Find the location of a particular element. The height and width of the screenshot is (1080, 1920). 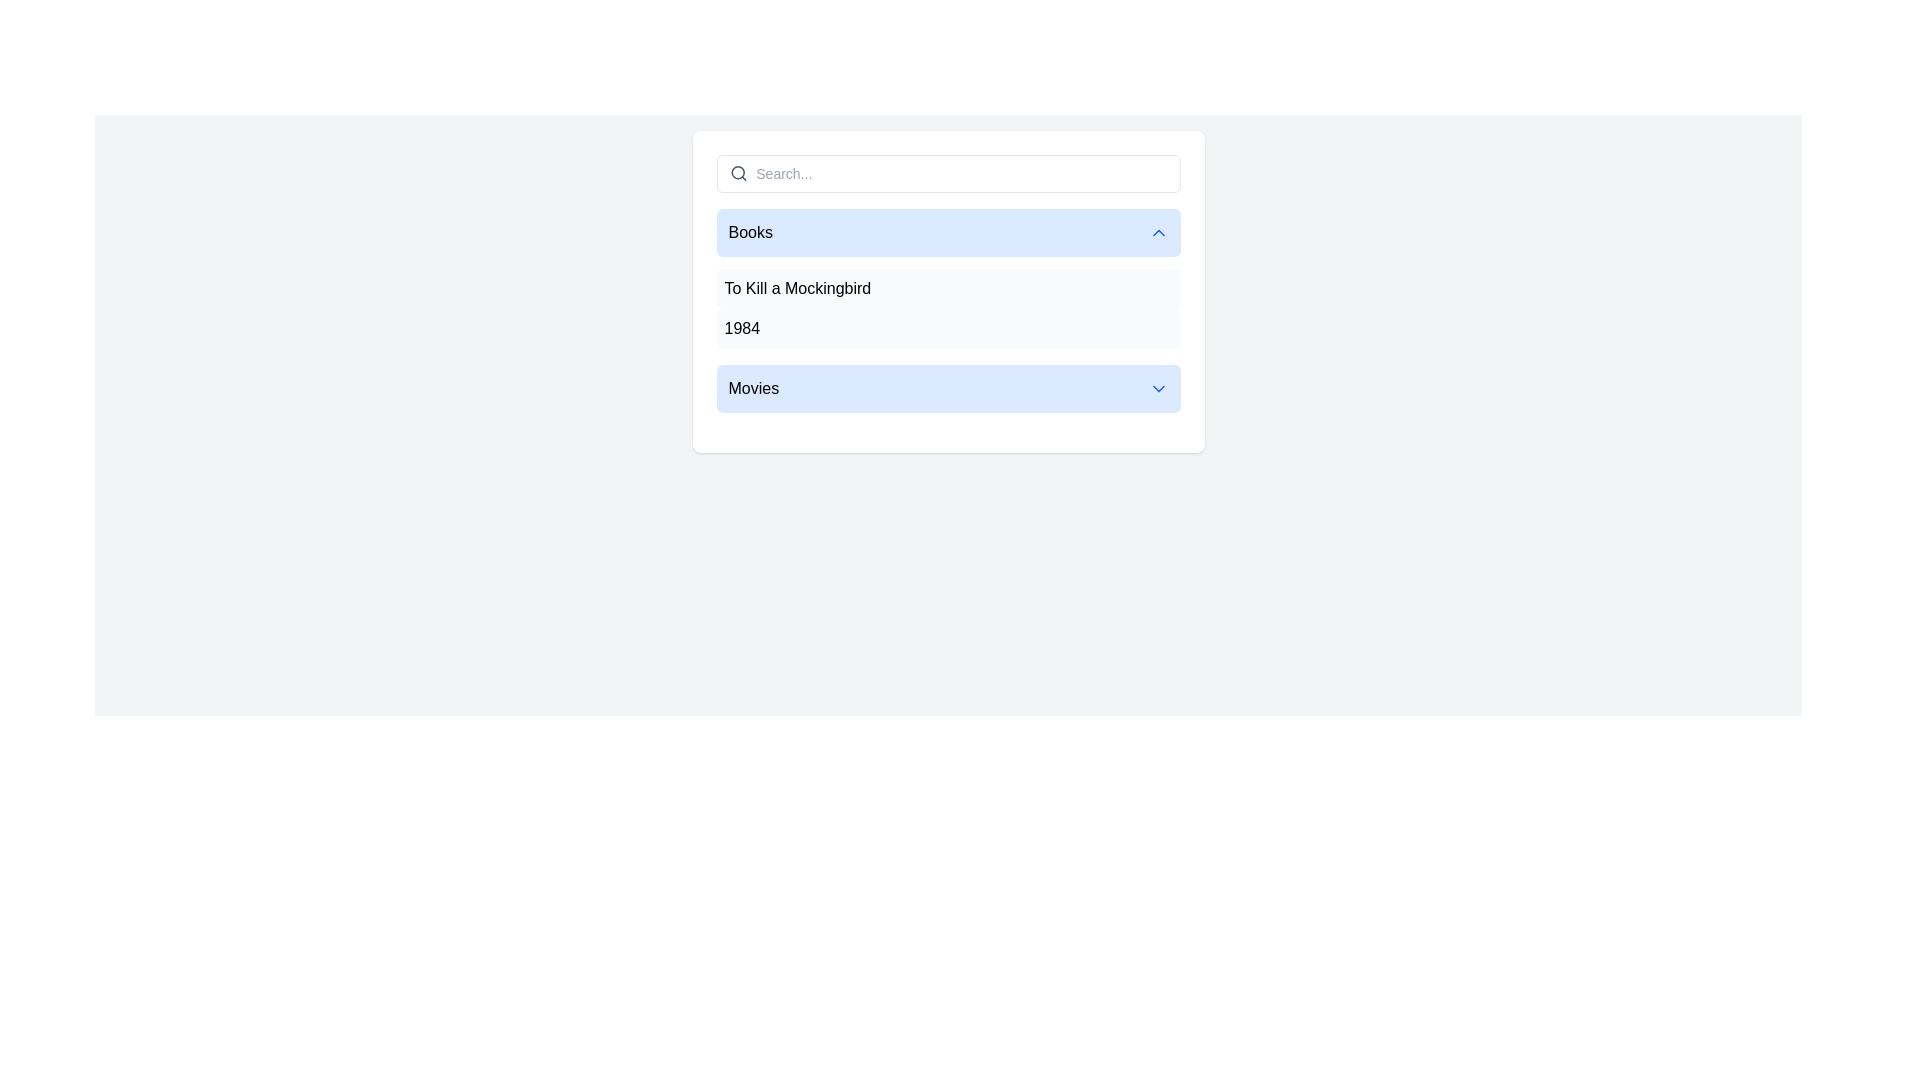

the second list item labeled '1984' in the 'Books' category is located at coordinates (947, 327).